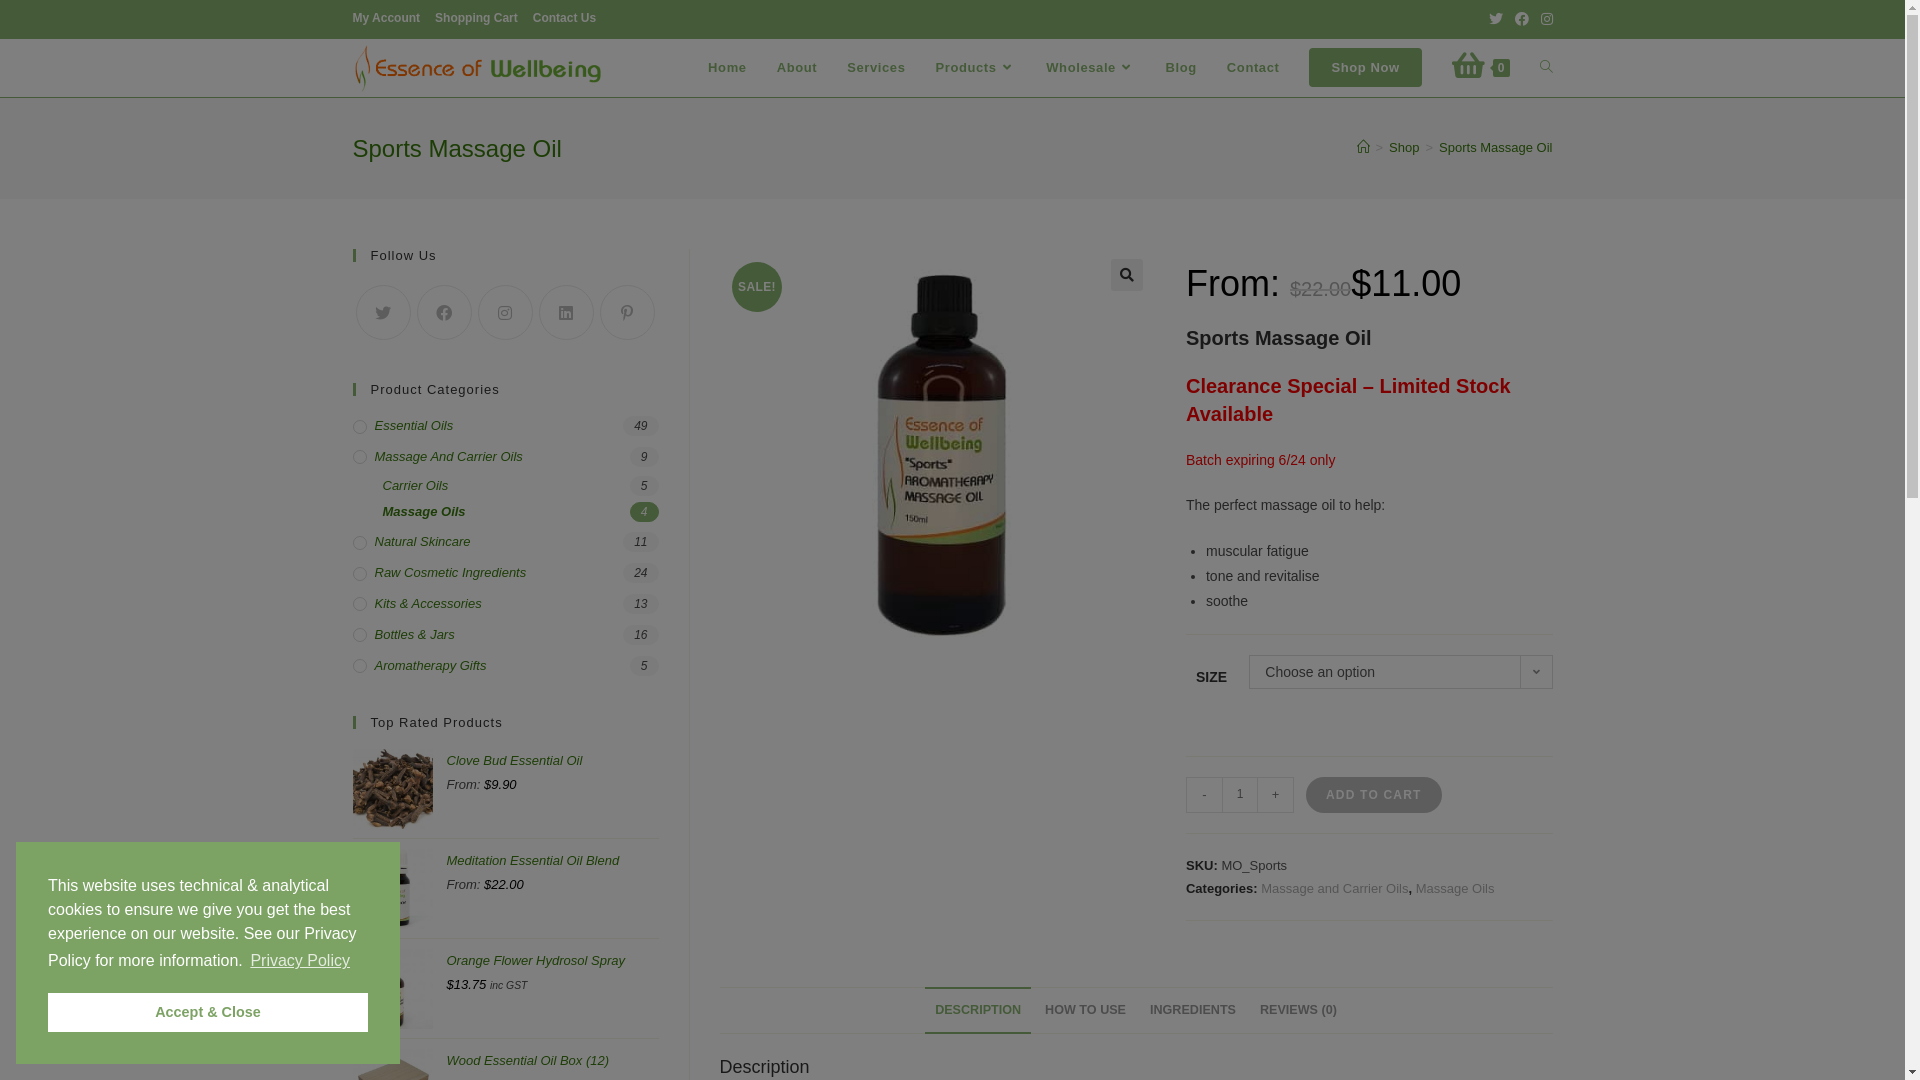  What do you see at coordinates (1363, 67) in the screenshot?
I see `'Shop Now'` at bounding box center [1363, 67].